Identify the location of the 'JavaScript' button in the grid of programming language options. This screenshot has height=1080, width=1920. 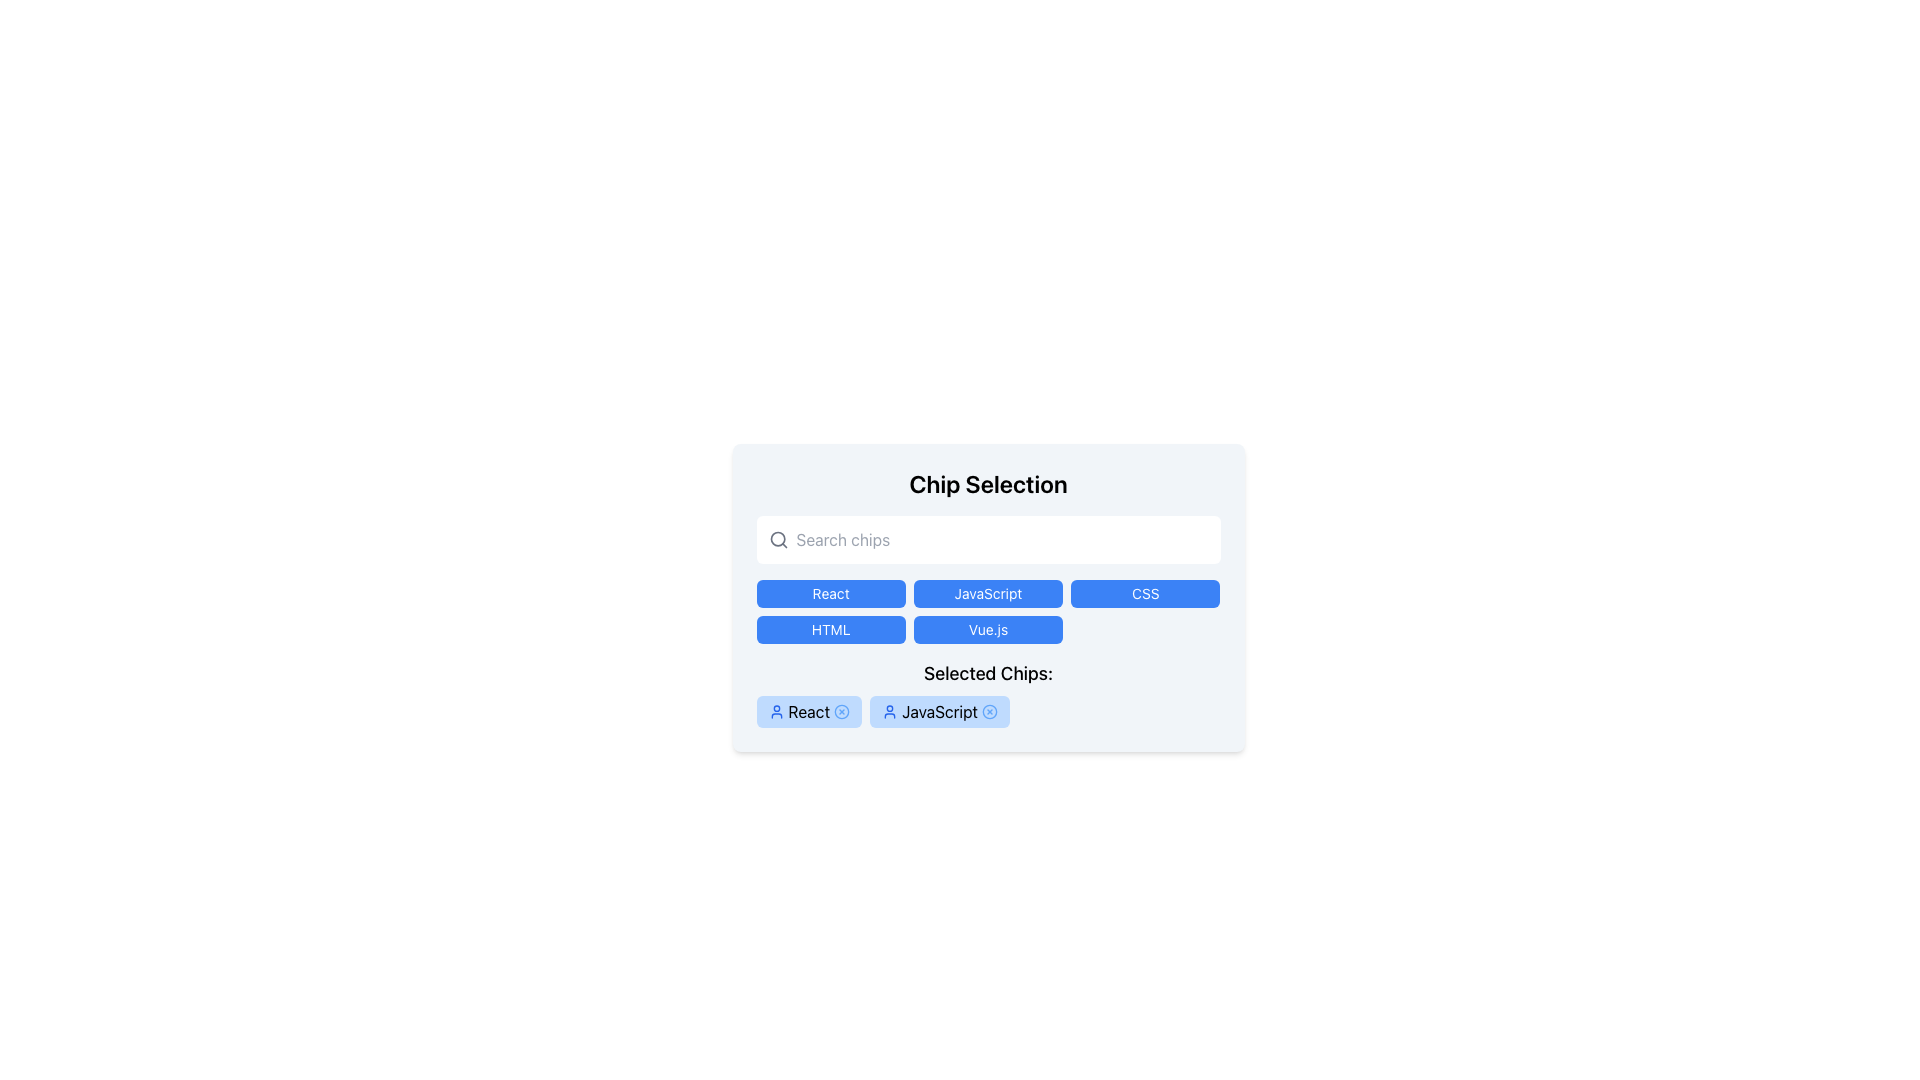
(988, 611).